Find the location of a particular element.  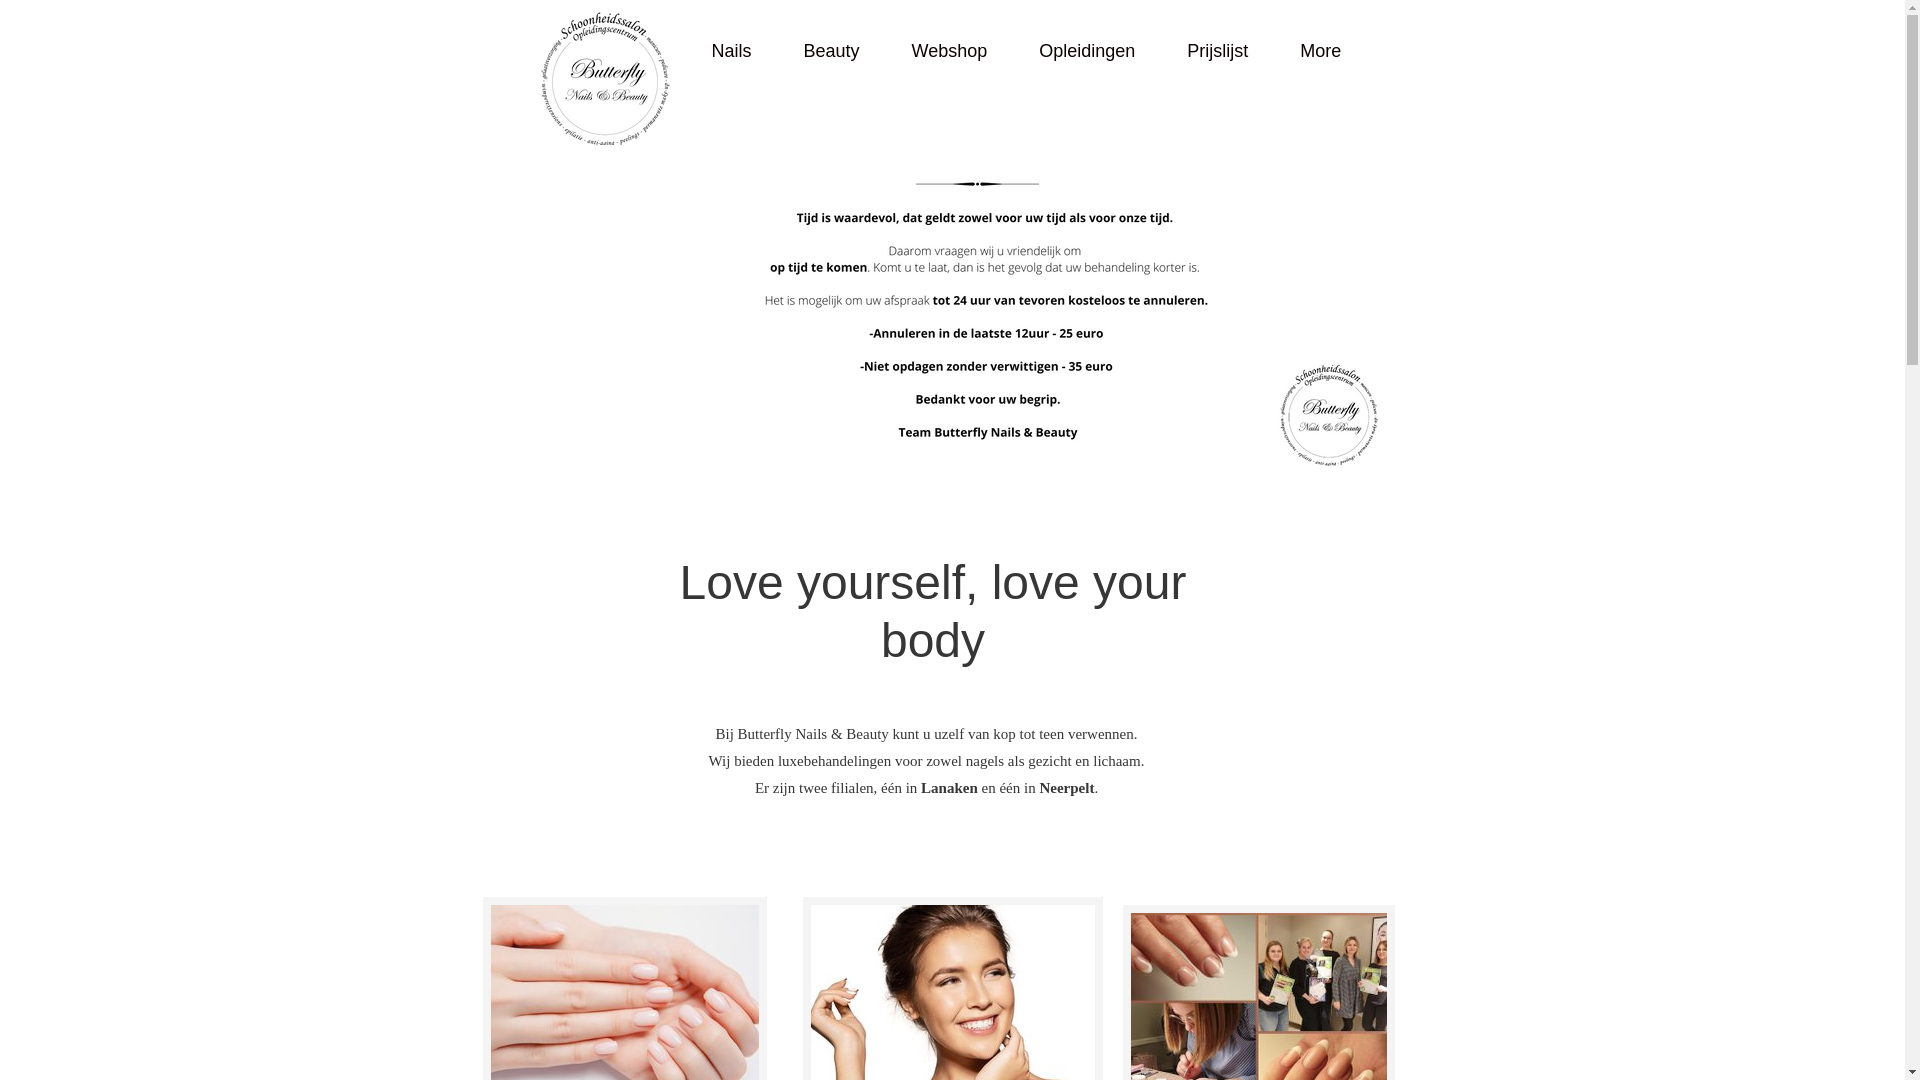

'More' is located at coordinates (1320, 49).